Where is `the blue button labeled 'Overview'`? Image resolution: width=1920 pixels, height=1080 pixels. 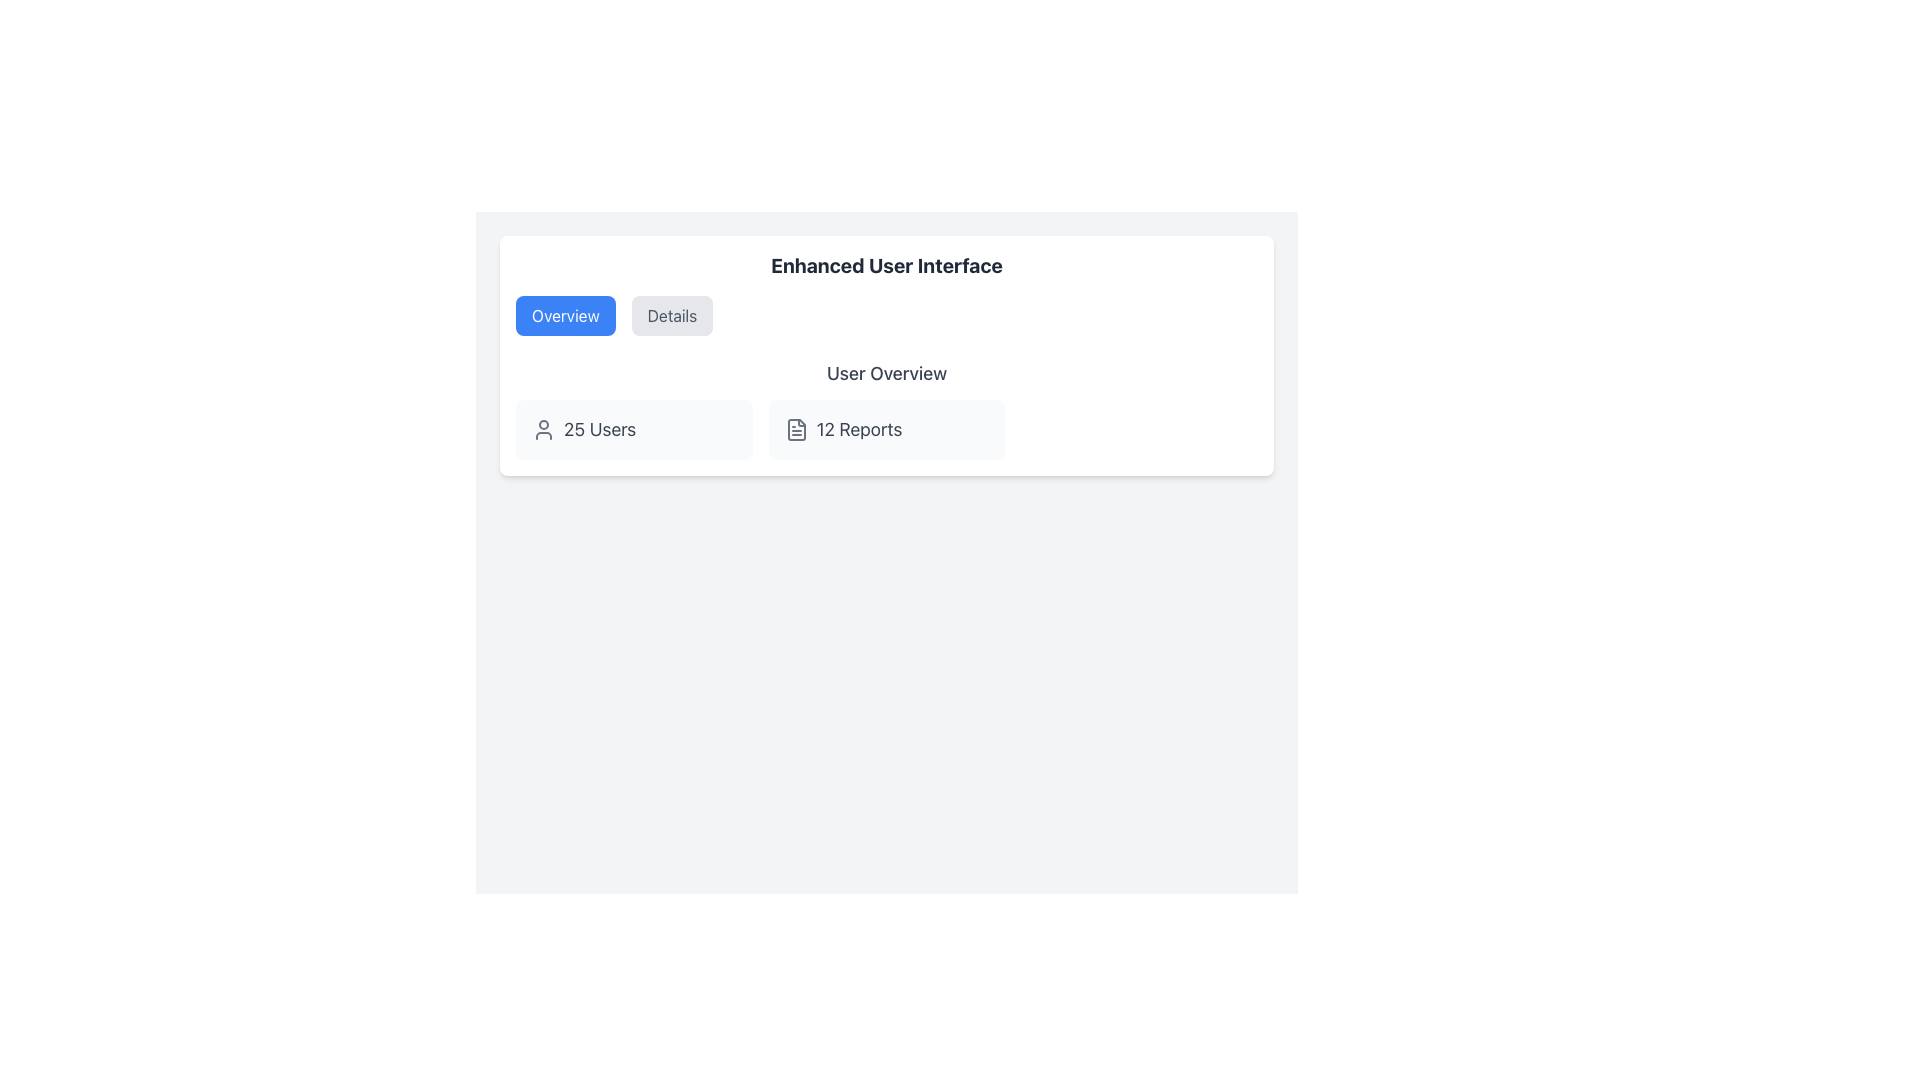 the blue button labeled 'Overview' is located at coordinates (564, 315).